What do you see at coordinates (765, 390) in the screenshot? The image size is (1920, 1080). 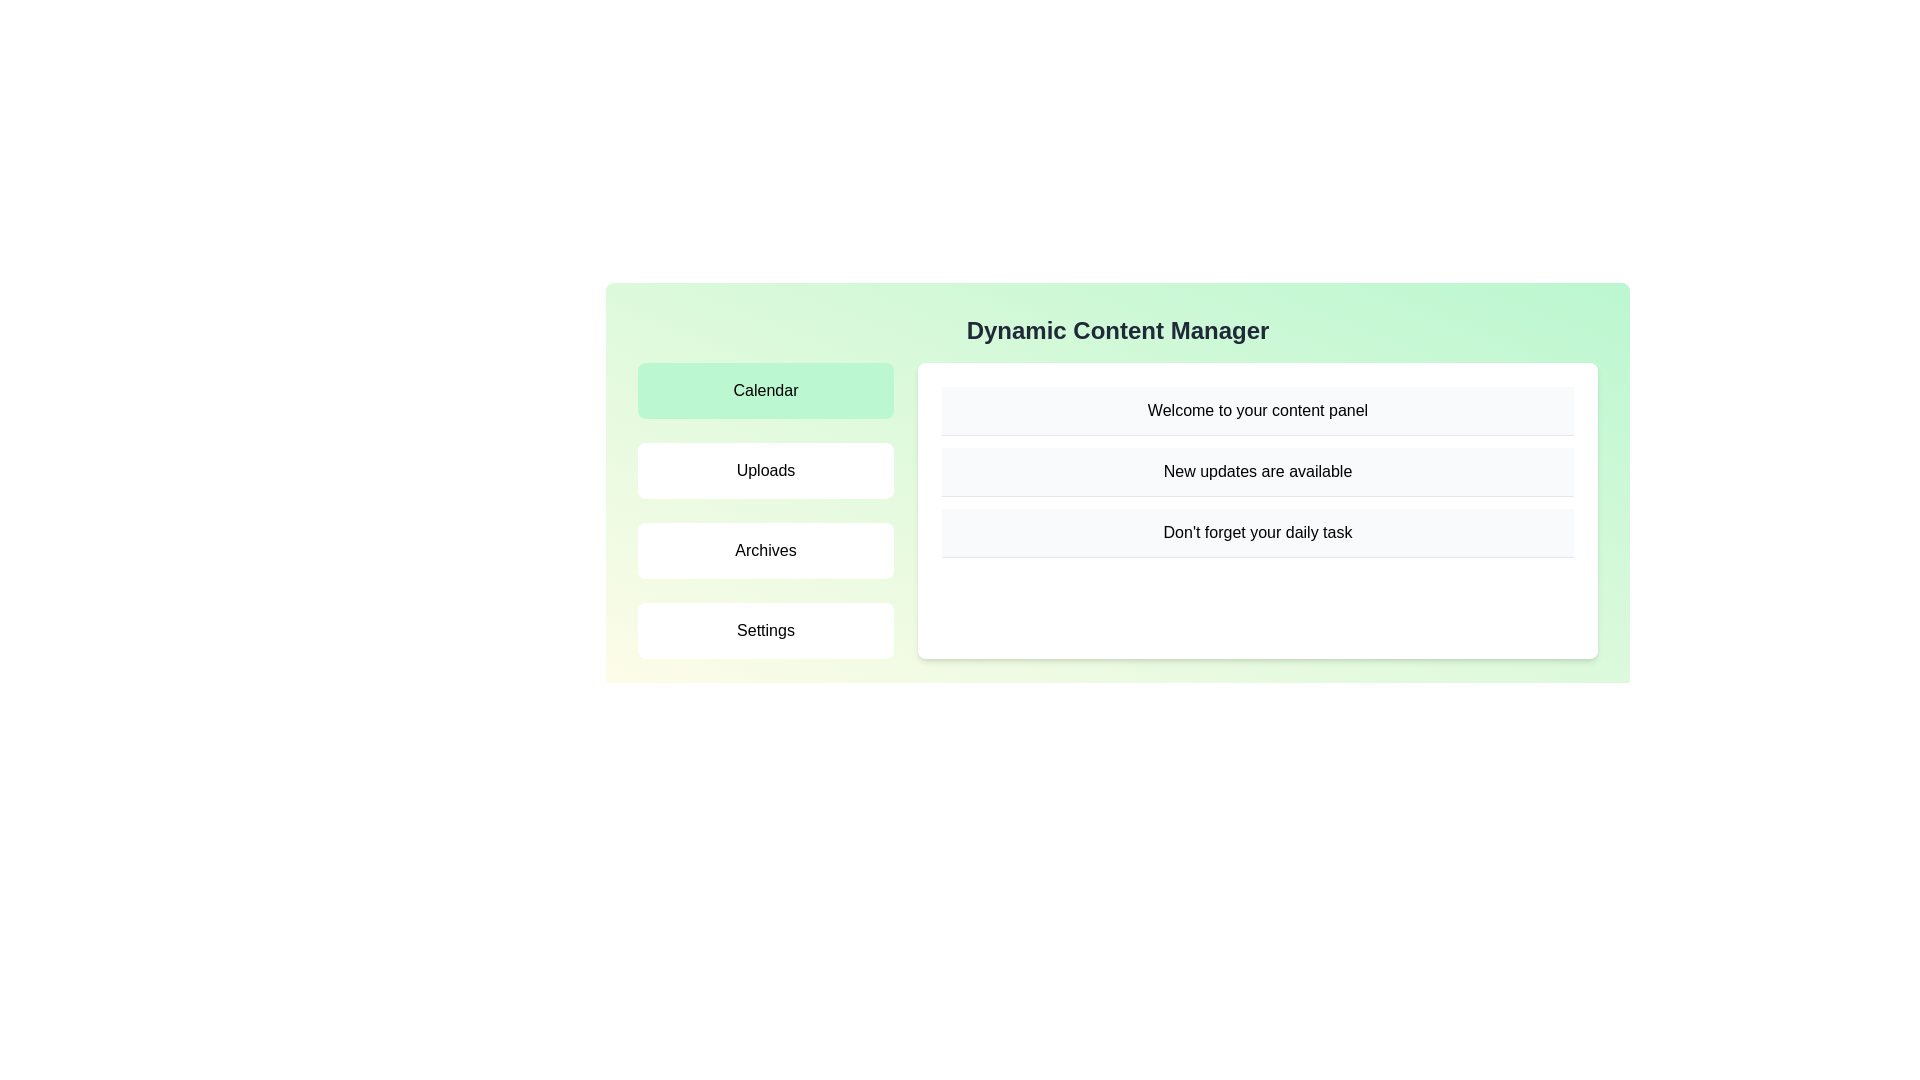 I see `the menu item labeled 'Calendar' to switch to its respective panel` at bounding box center [765, 390].